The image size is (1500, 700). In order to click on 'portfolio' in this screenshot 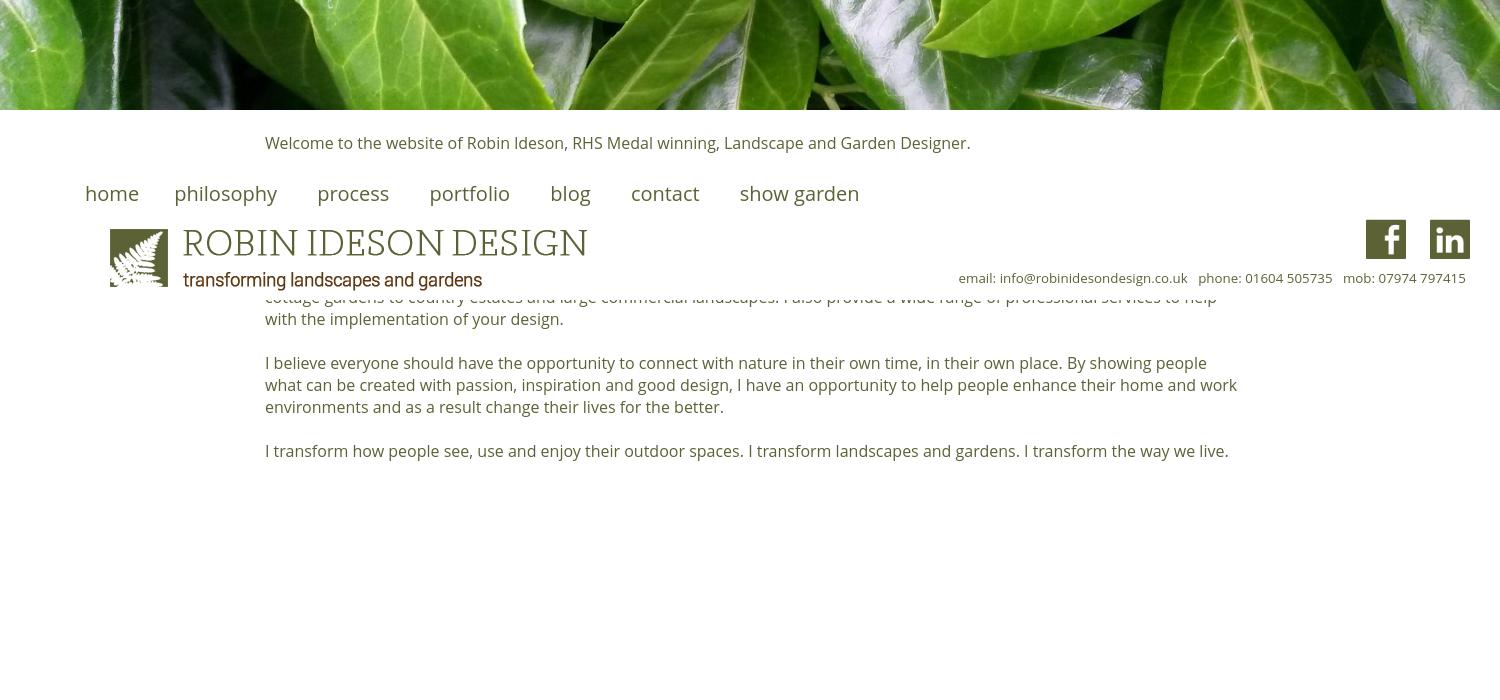, I will do `click(468, 192)`.